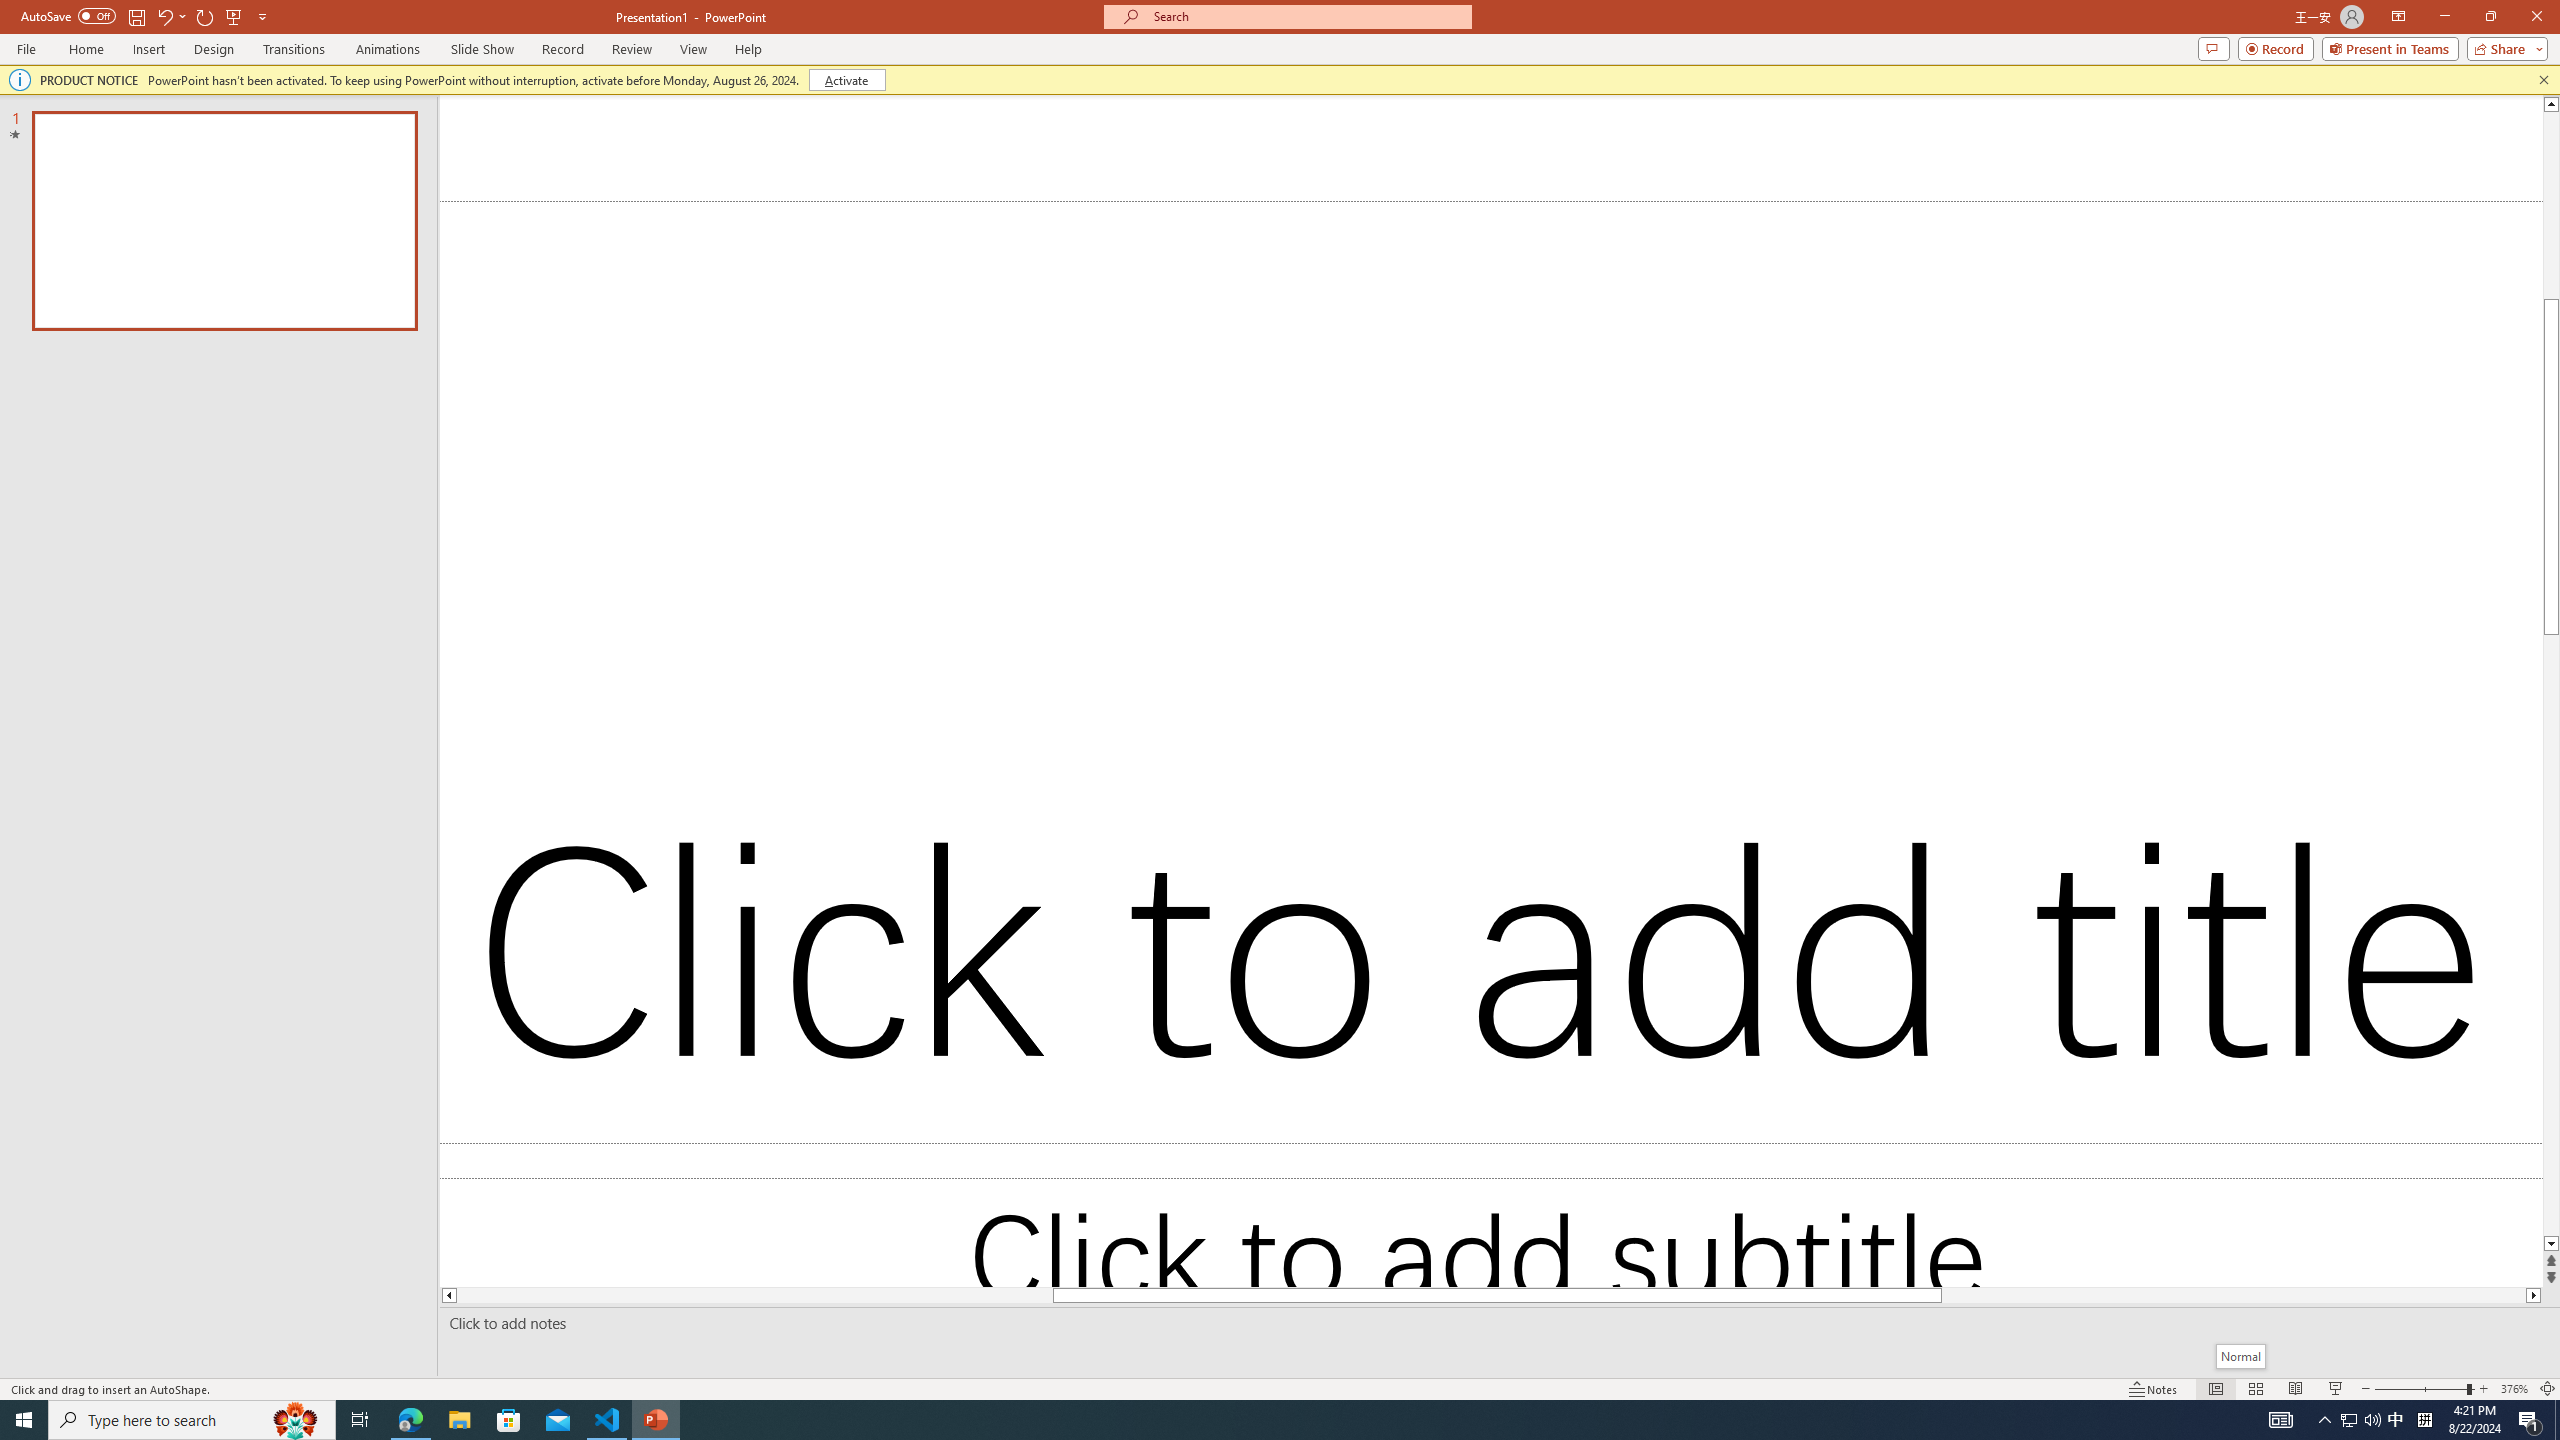  Describe the element at coordinates (847, 78) in the screenshot. I see `'Activate'` at that location.